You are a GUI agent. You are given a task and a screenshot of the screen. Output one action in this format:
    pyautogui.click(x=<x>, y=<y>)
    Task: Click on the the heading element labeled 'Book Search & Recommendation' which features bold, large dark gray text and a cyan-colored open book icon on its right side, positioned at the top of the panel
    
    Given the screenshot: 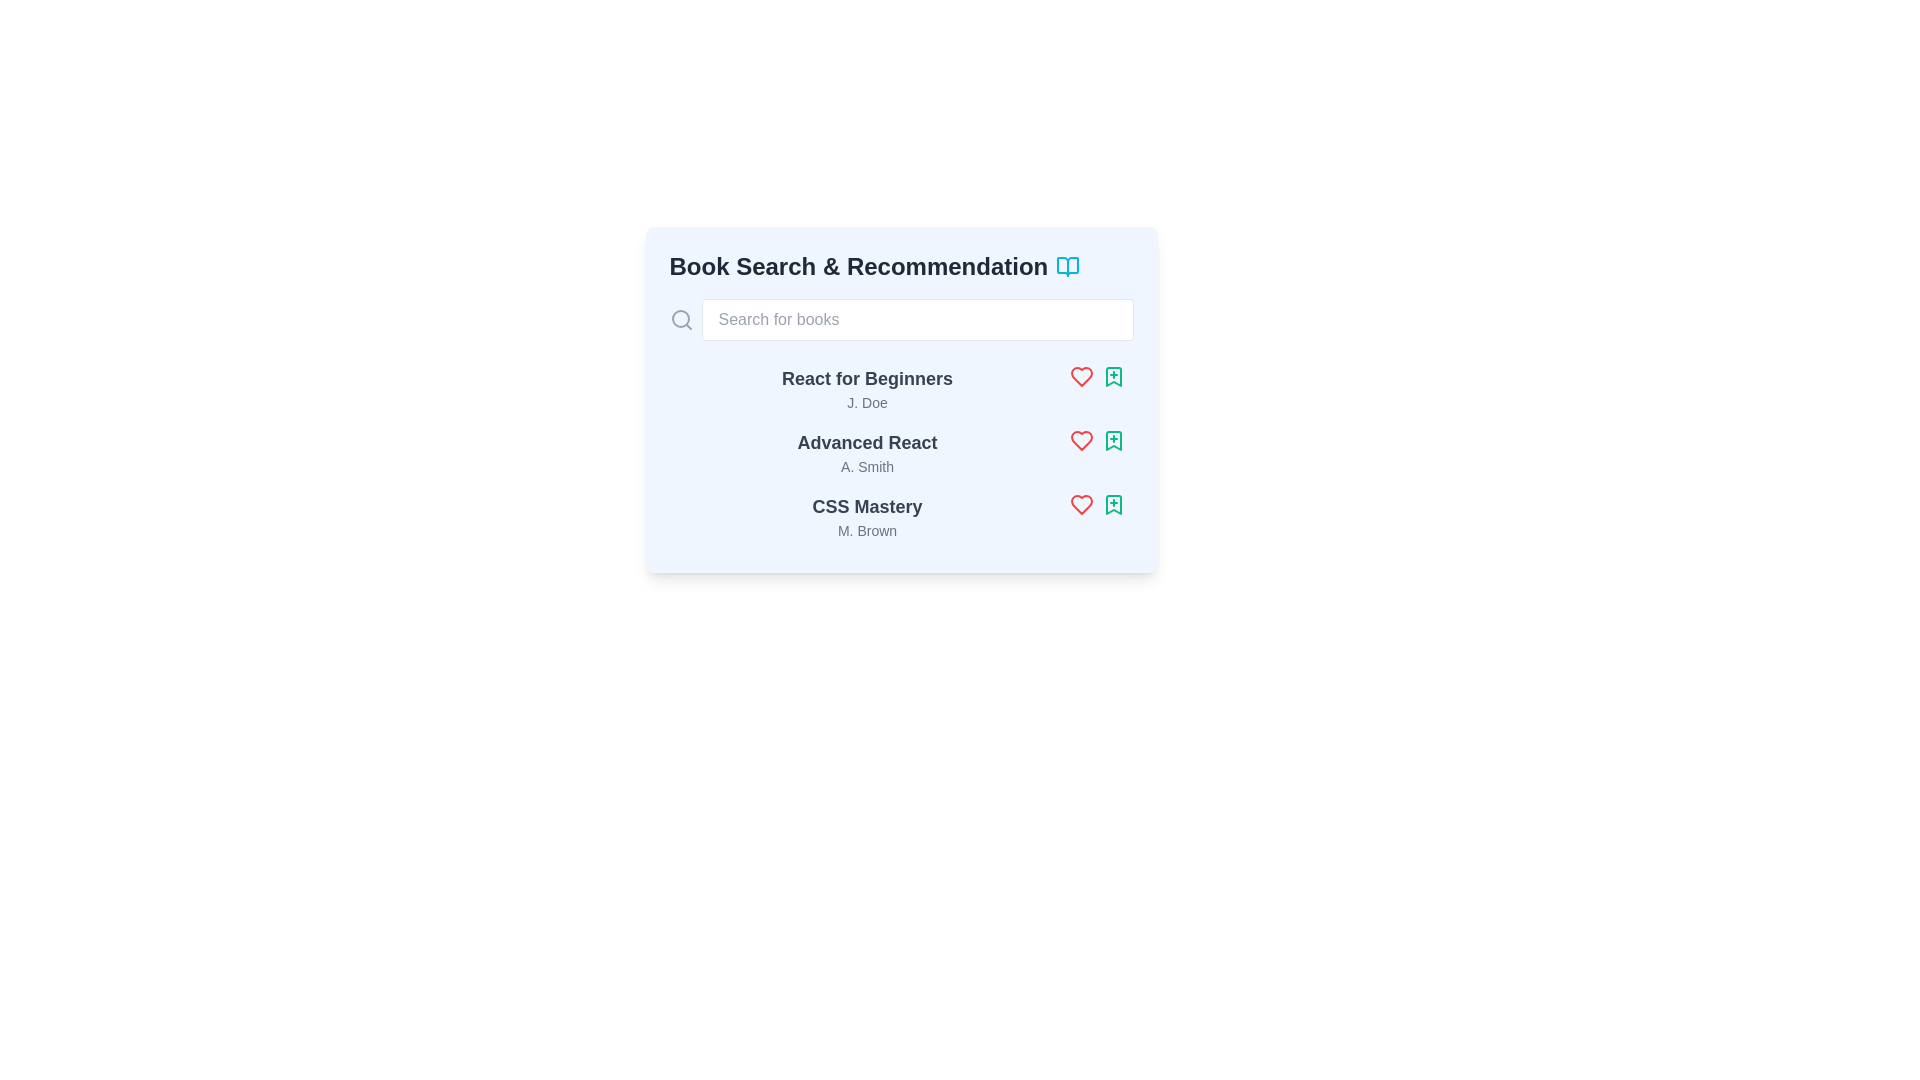 What is the action you would take?
    pyautogui.click(x=900, y=265)
    